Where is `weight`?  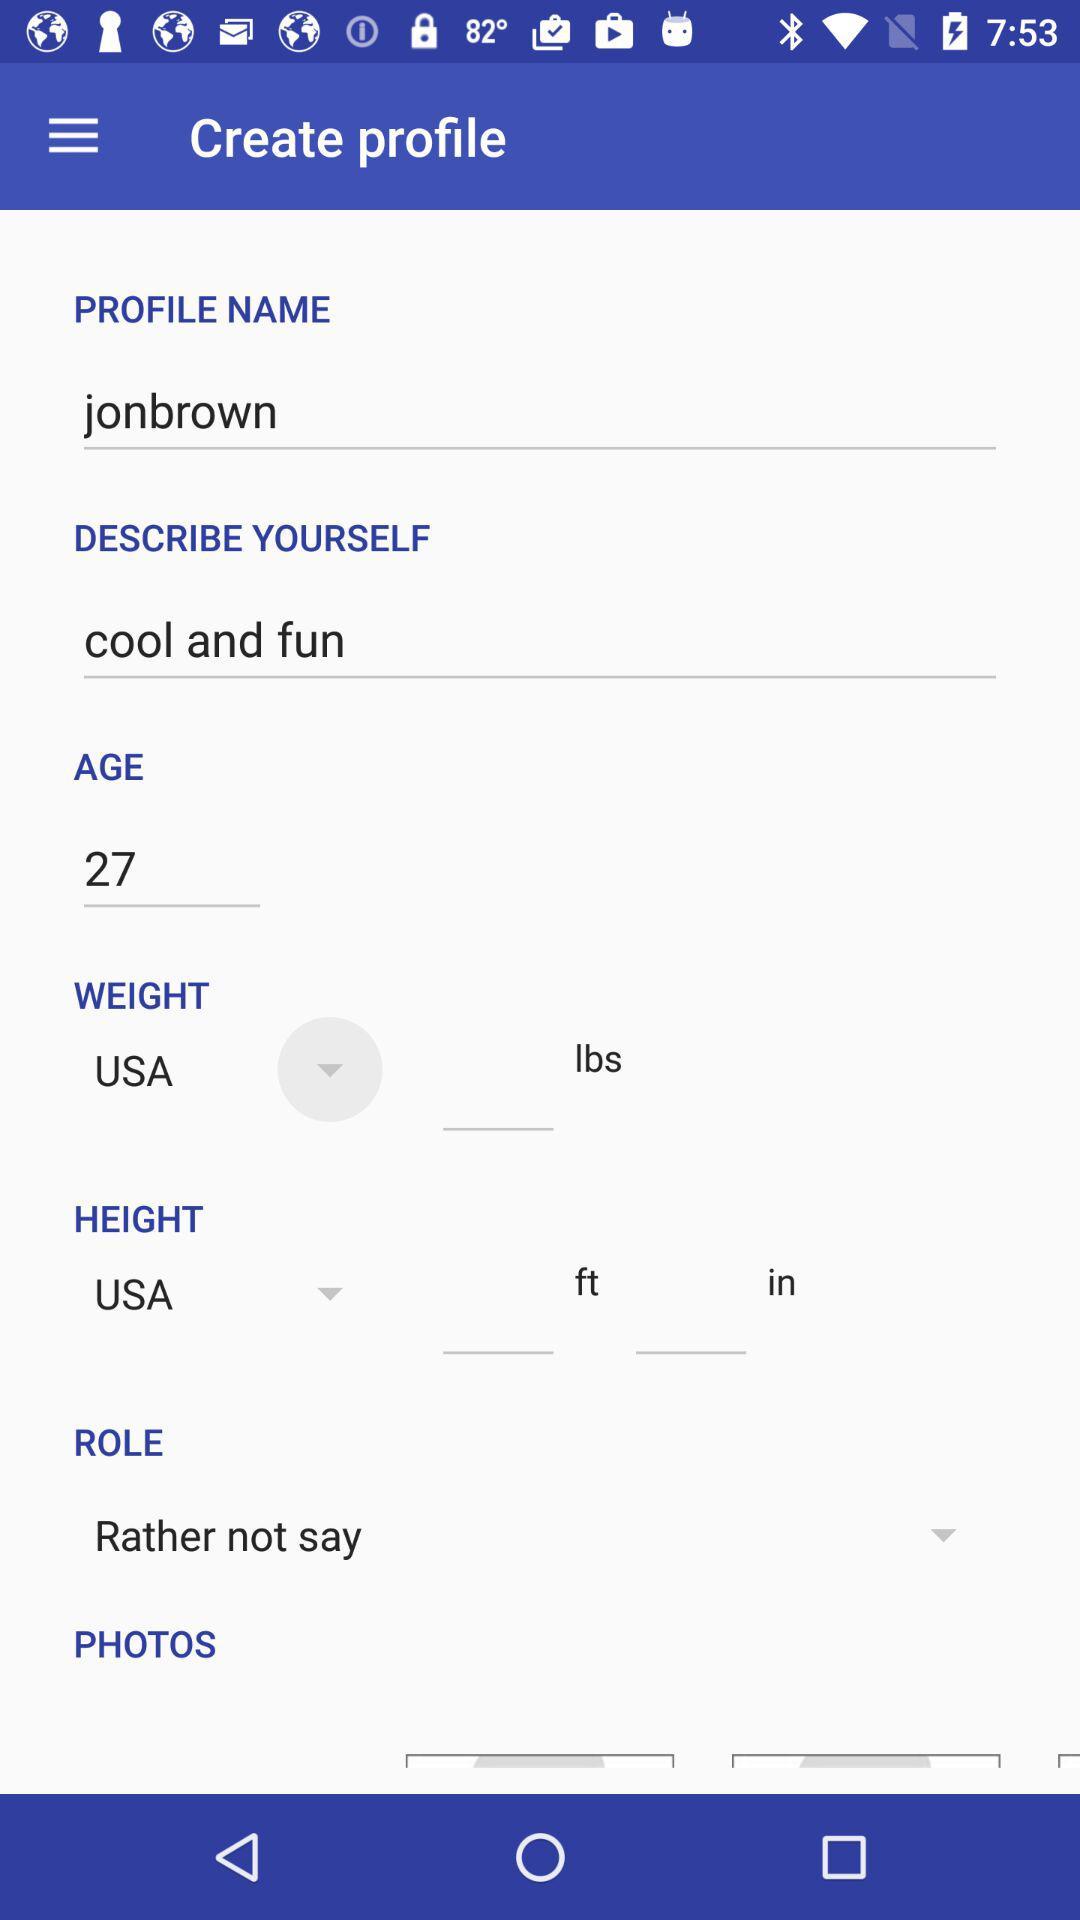 weight is located at coordinates (497, 1093).